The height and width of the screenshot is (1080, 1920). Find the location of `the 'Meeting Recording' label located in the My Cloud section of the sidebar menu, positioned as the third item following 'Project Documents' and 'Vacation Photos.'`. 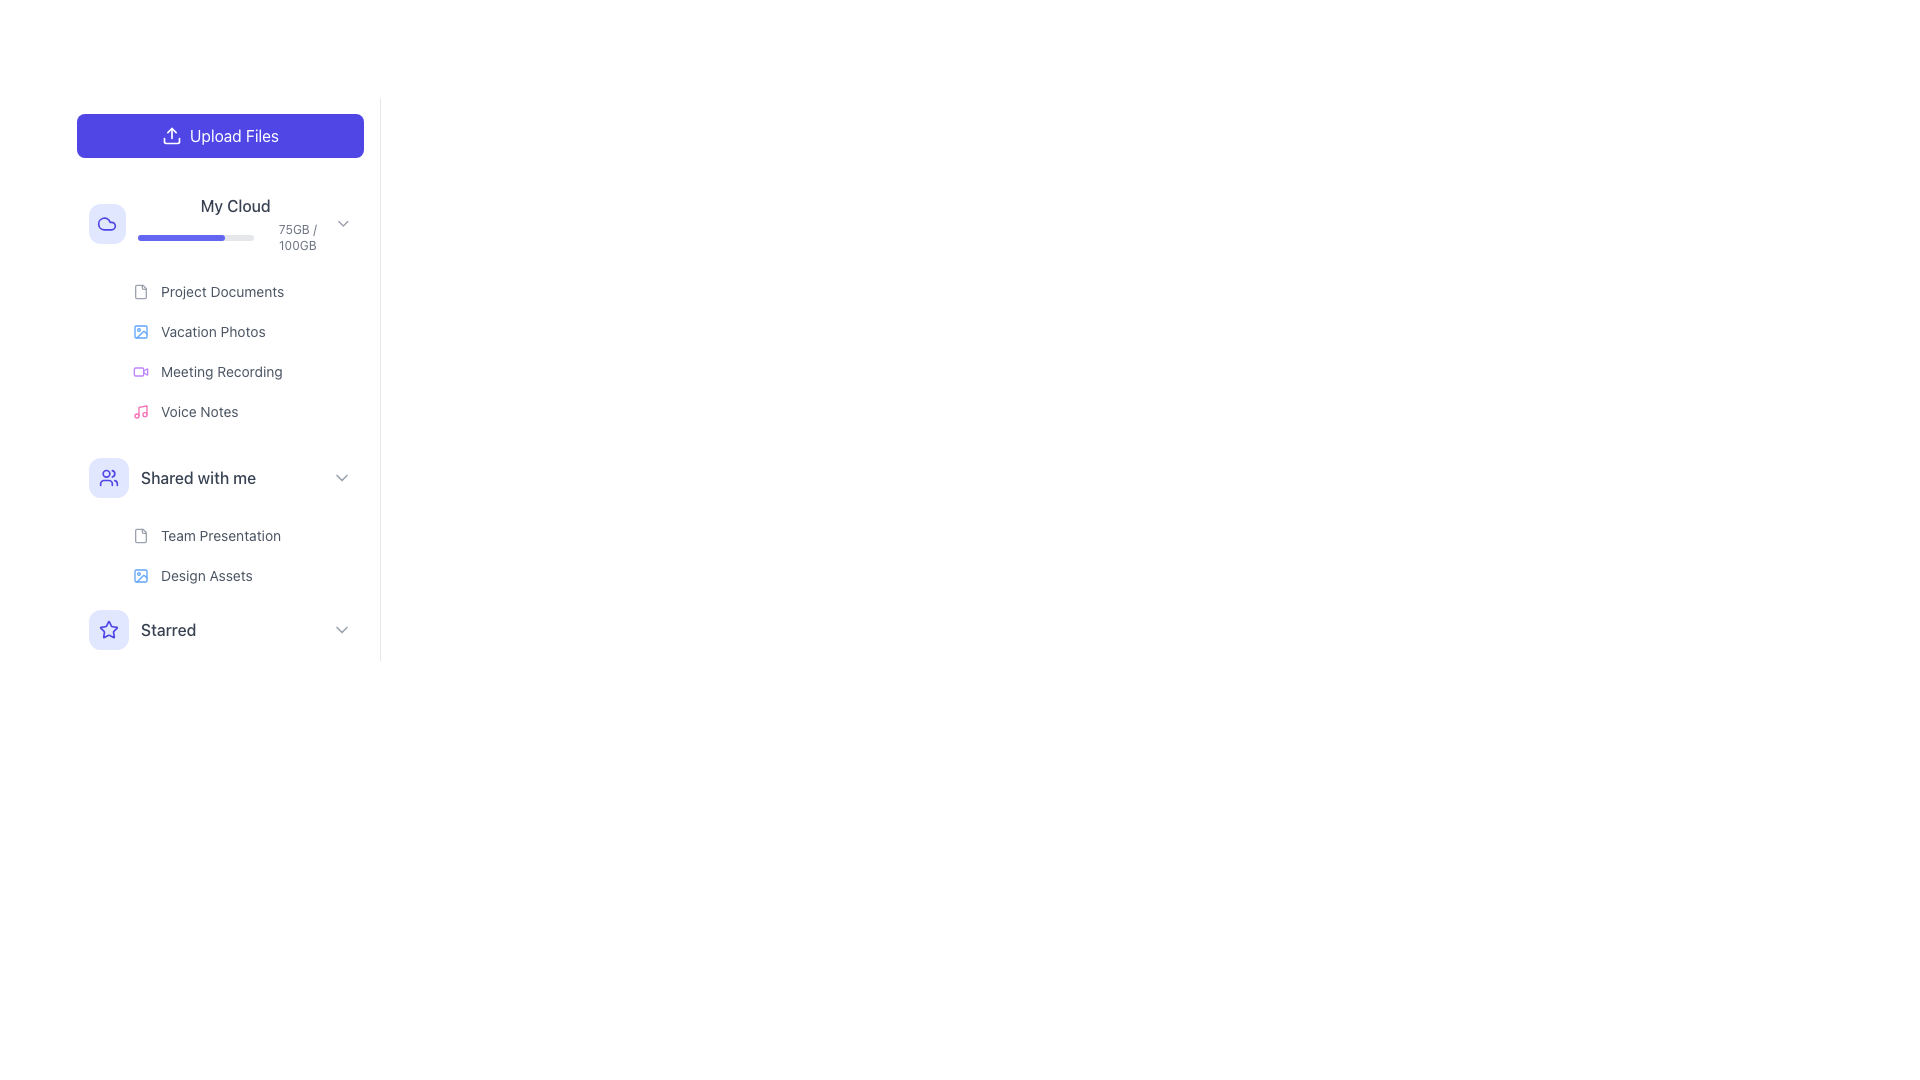

the 'Meeting Recording' label located in the My Cloud section of the sidebar menu, positioned as the third item following 'Project Documents' and 'Vacation Photos.' is located at coordinates (221, 371).